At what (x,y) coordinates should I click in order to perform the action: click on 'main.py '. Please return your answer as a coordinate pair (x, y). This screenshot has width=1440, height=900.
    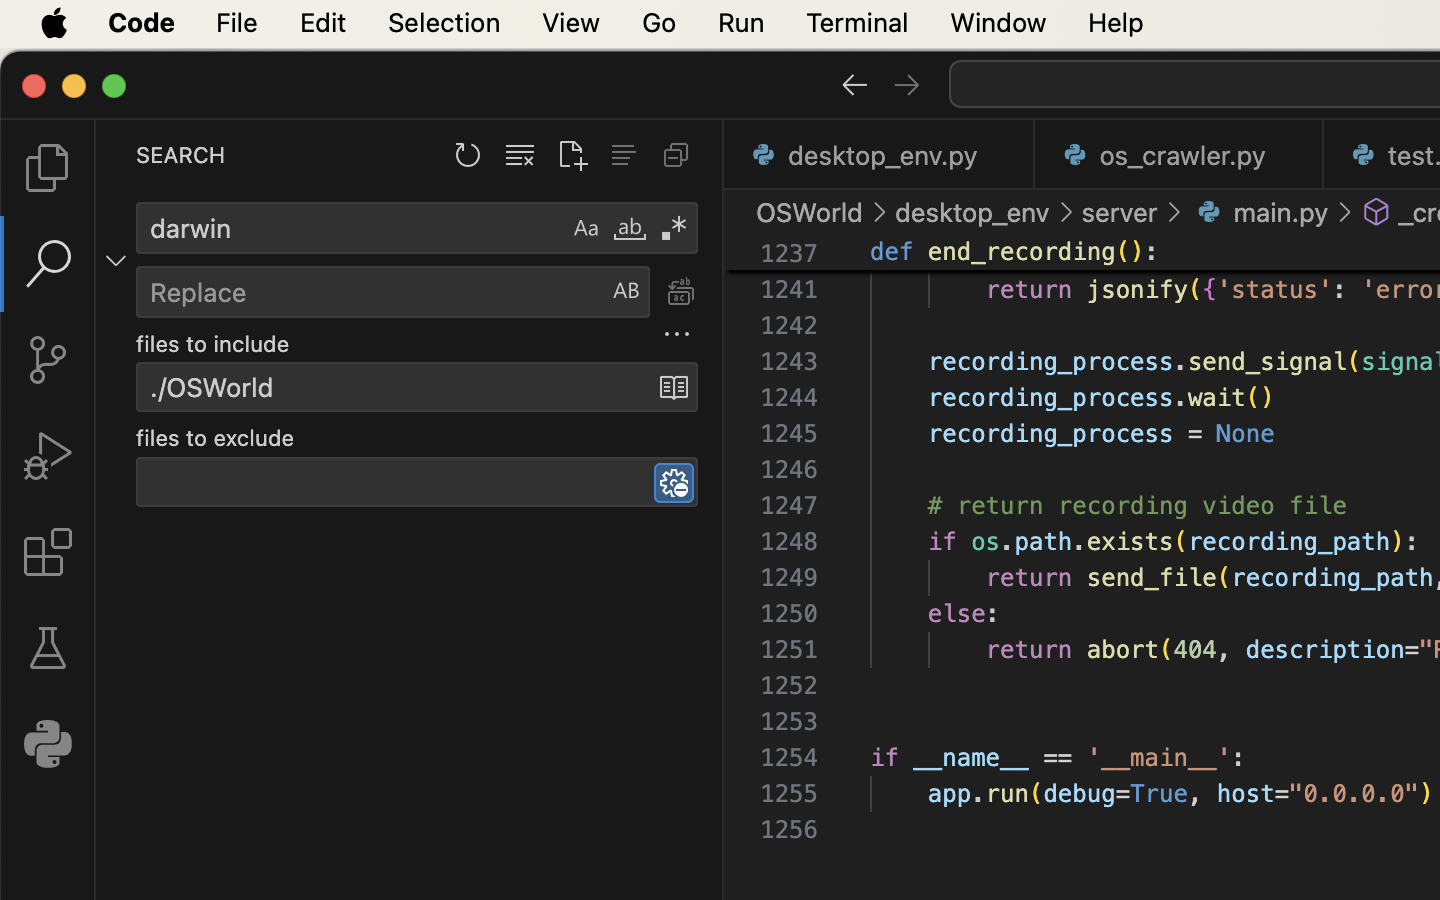
    Looking at the image, I should click on (1259, 212).